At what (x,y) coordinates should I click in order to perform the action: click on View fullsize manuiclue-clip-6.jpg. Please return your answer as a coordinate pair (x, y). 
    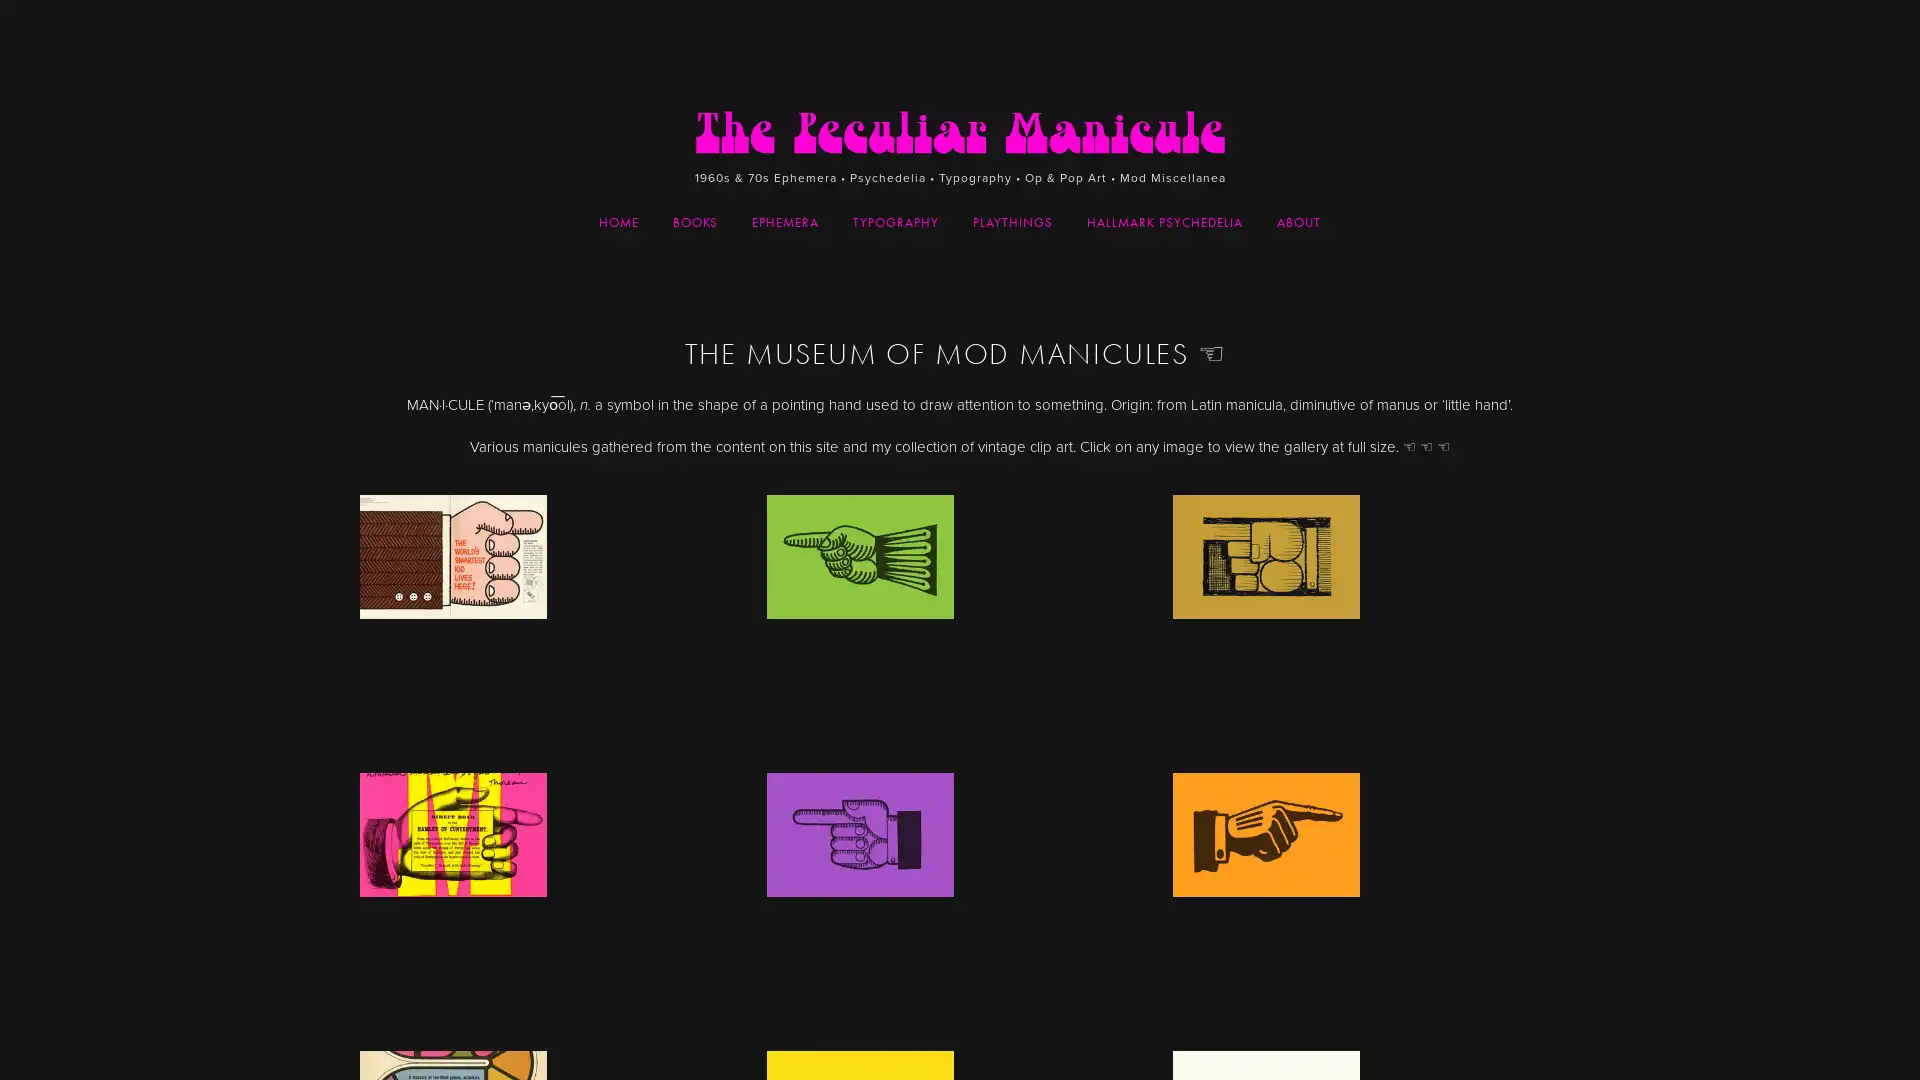
    Looking at the image, I should click on (958, 901).